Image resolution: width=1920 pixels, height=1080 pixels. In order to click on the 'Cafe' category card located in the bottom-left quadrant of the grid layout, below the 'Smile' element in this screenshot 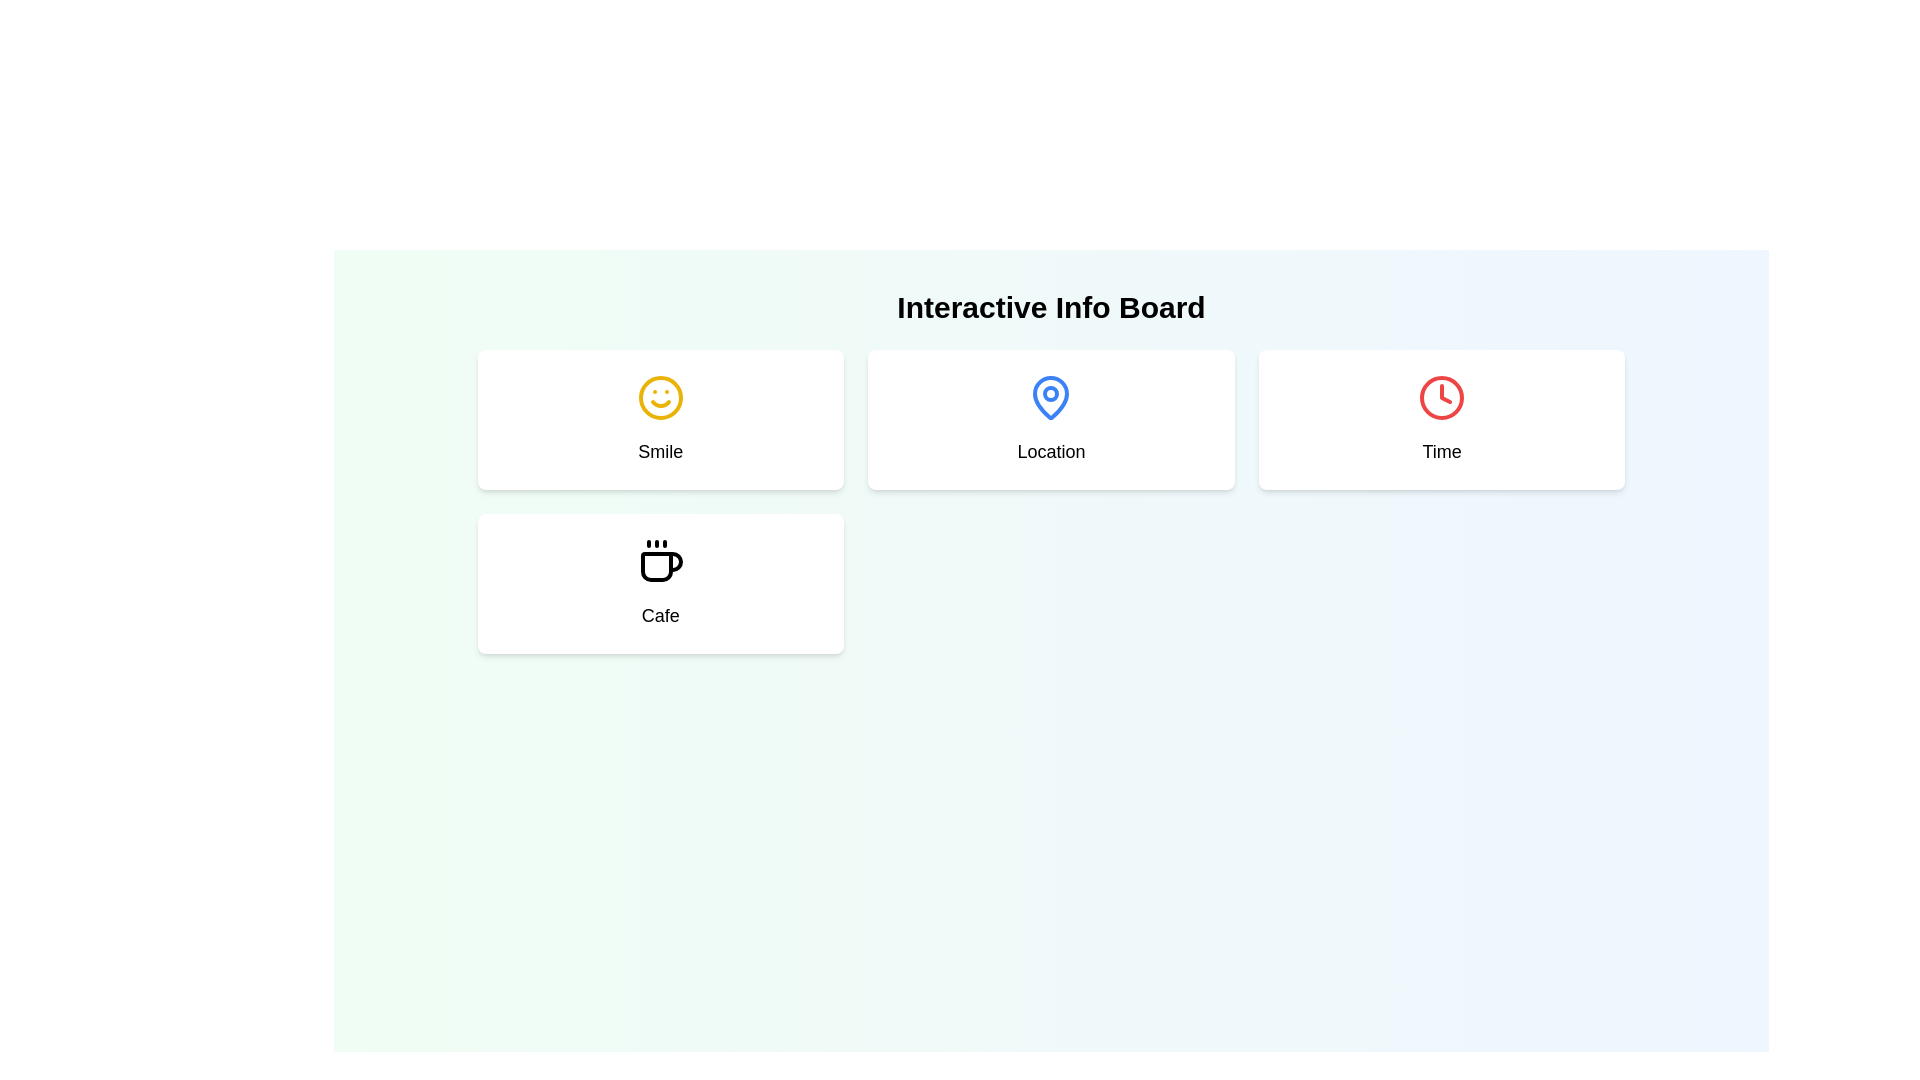, I will do `click(660, 583)`.